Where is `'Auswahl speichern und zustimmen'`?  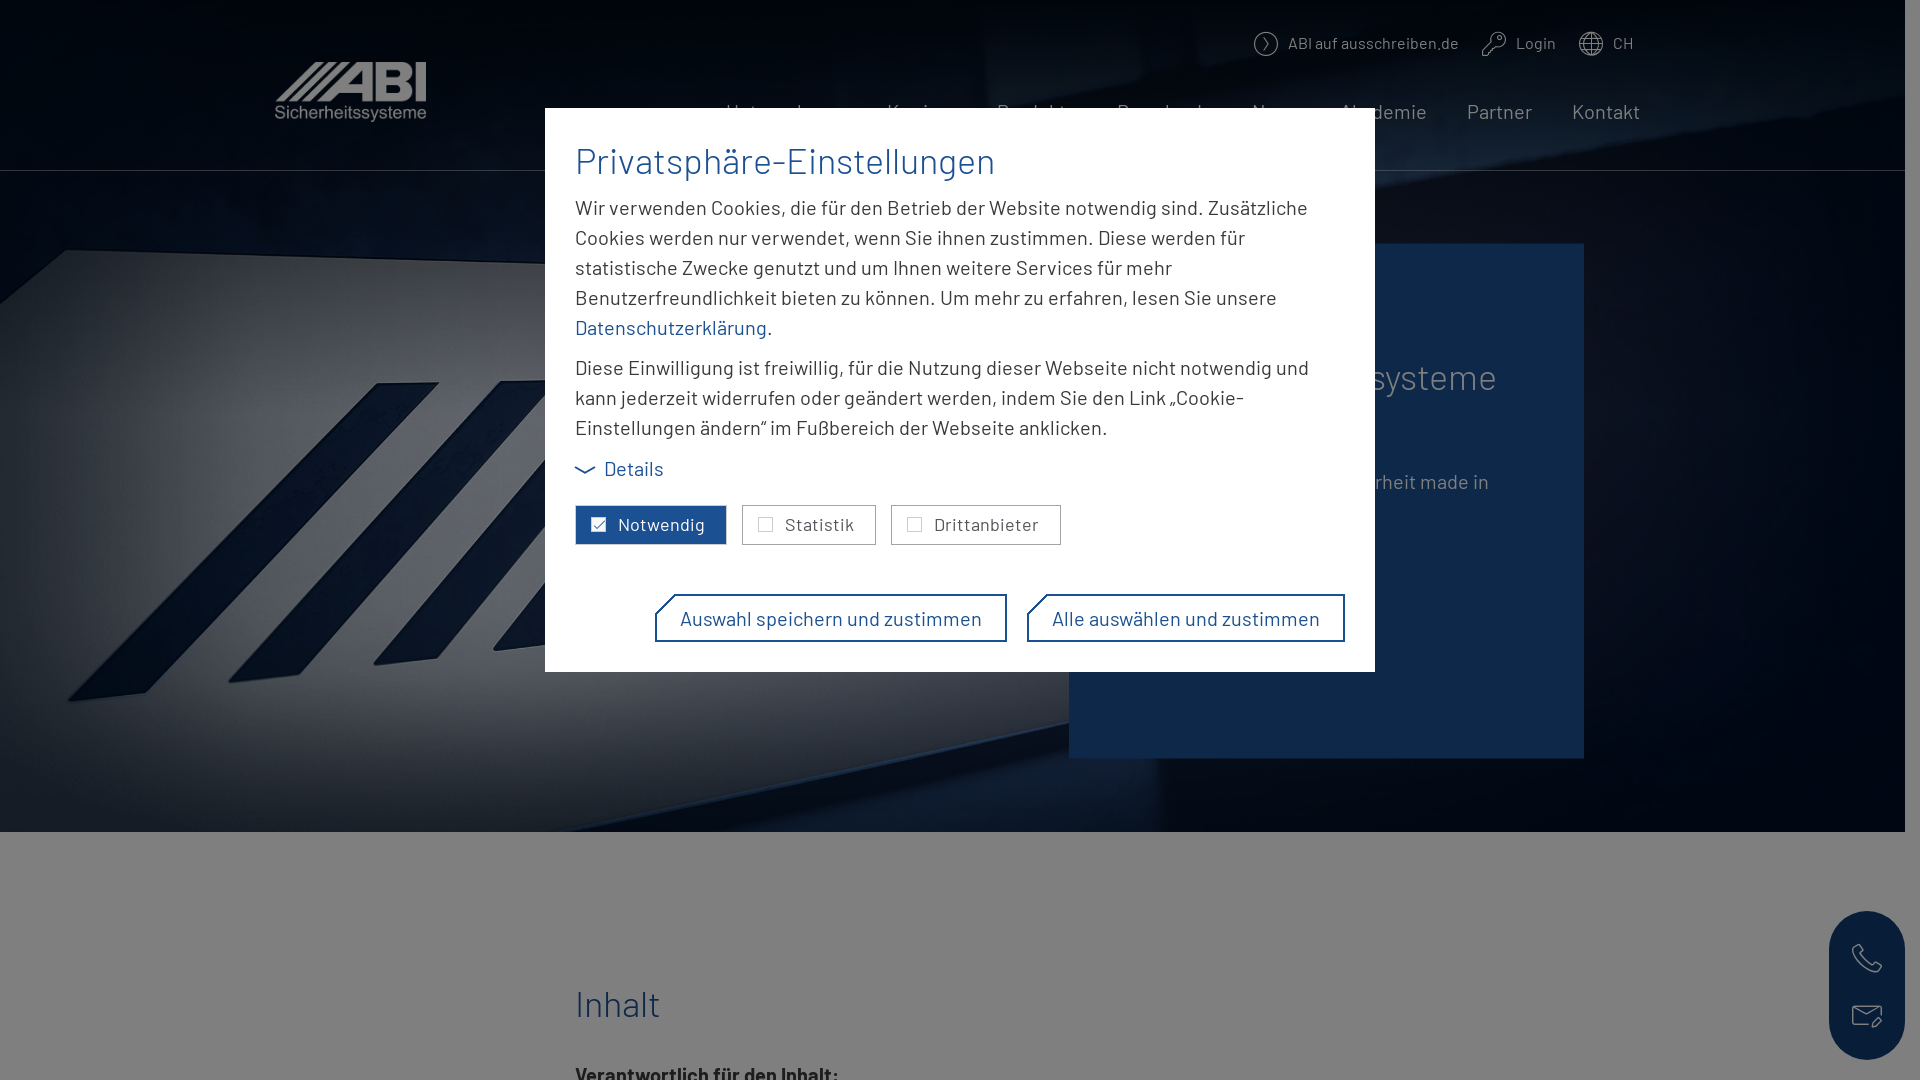
'Auswahl speichern und zustimmen' is located at coordinates (830, 616).